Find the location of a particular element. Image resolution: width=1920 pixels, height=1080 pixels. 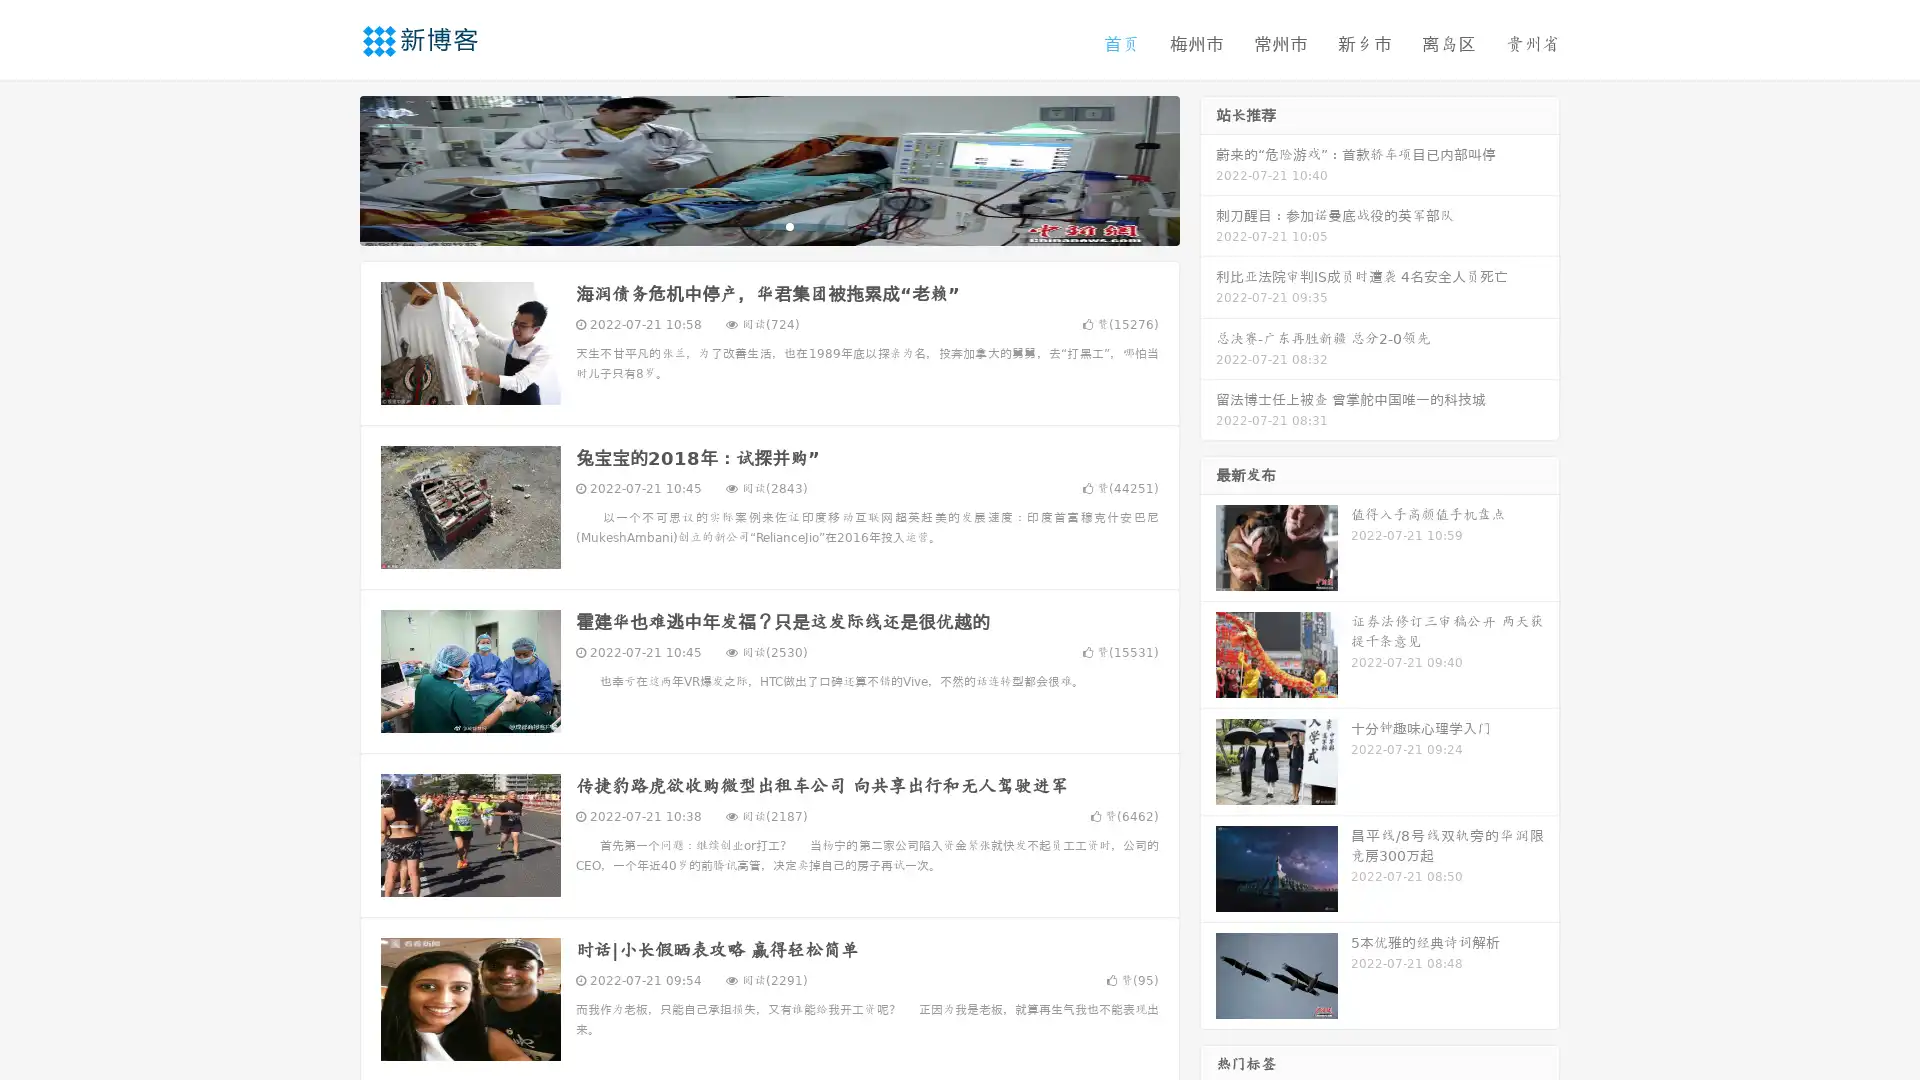

Go to slide 3 is located at coordinates (789, 225).